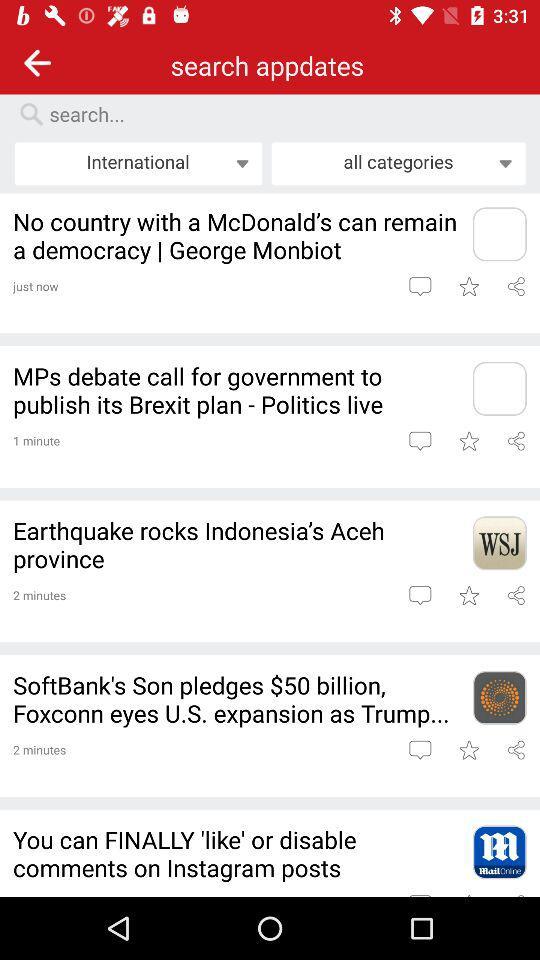  What do you see at coordinates (498, 543) in the screenshot?
I see `link where article is located` at bounding box center [498, 543].